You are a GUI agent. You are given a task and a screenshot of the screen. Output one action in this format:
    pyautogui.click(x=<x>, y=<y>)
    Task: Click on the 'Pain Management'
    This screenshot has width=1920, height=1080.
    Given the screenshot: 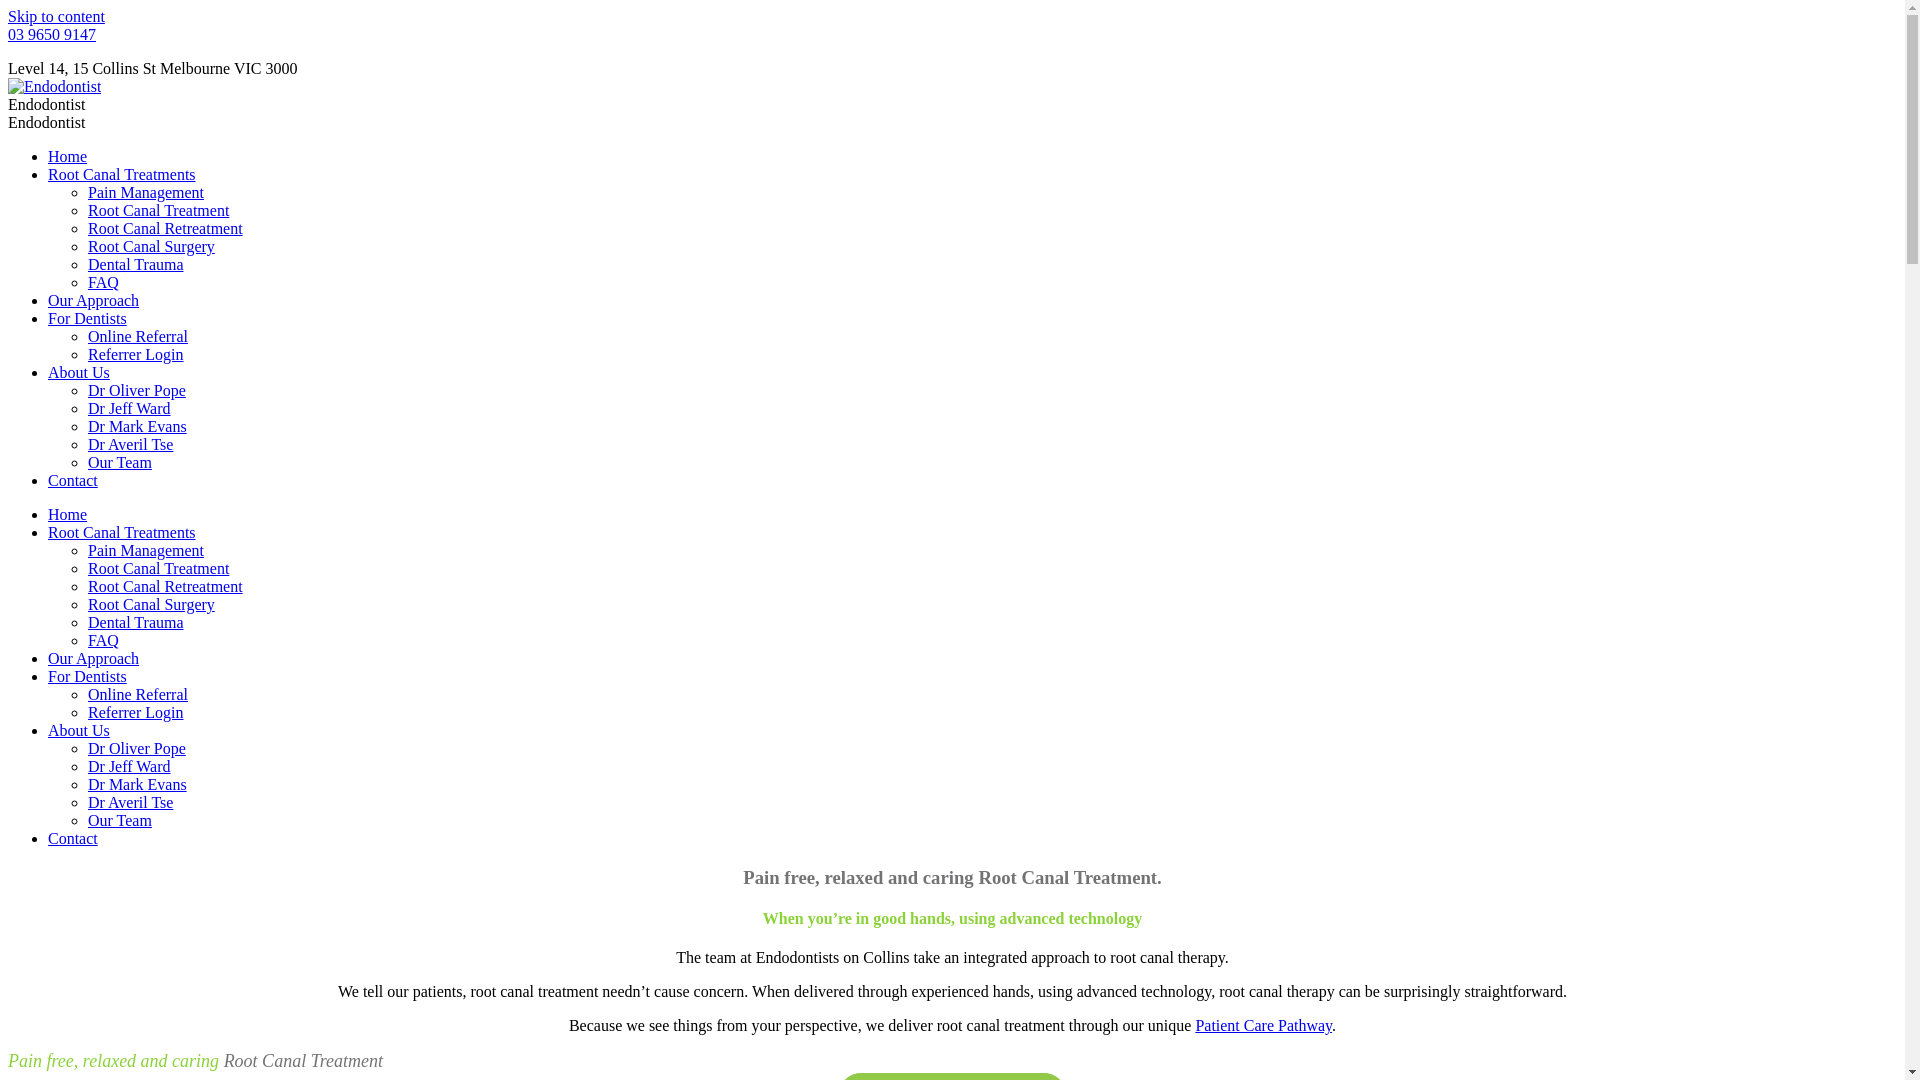 What is the action you would take?
    pyautogui.click(x=144, y=192)
    